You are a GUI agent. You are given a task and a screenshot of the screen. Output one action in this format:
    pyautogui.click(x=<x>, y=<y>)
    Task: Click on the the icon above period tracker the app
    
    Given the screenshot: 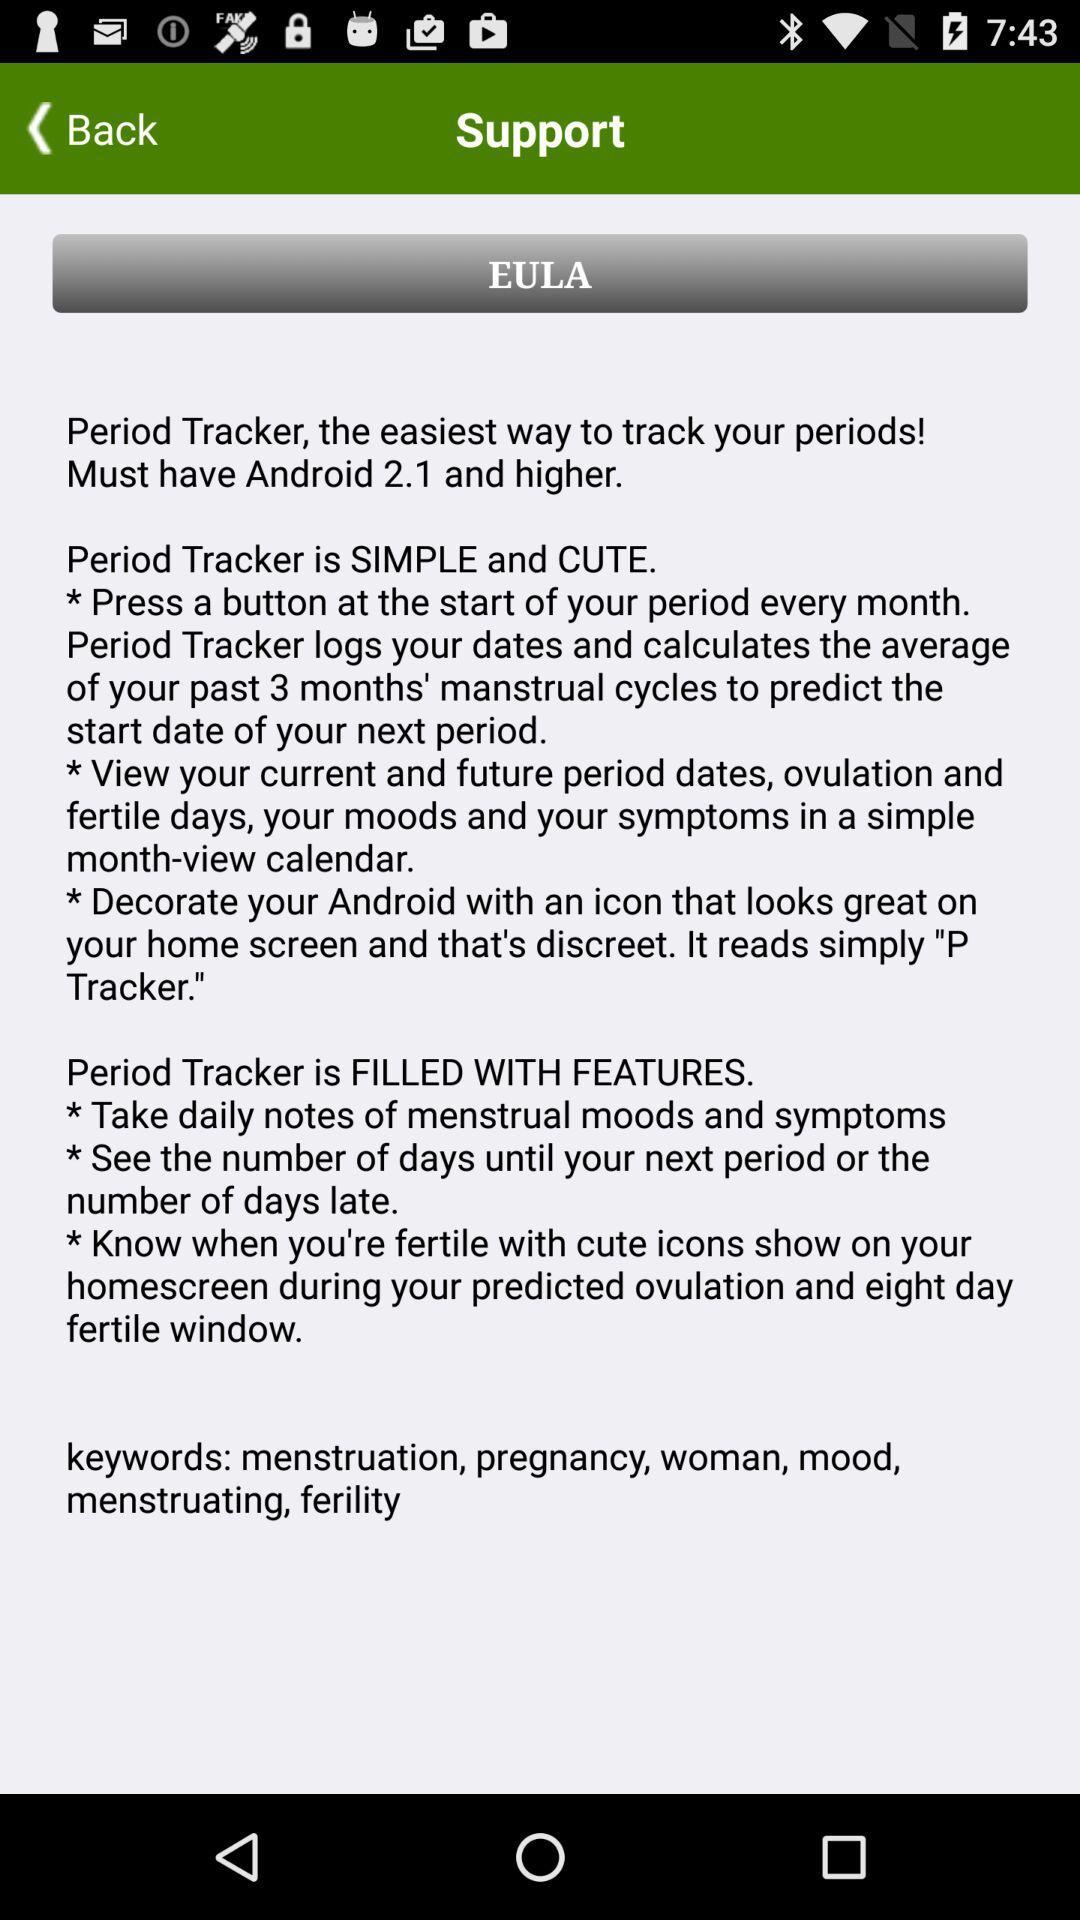 What is the action you would take?
    pyautogui.click(x=540, y=272)
    